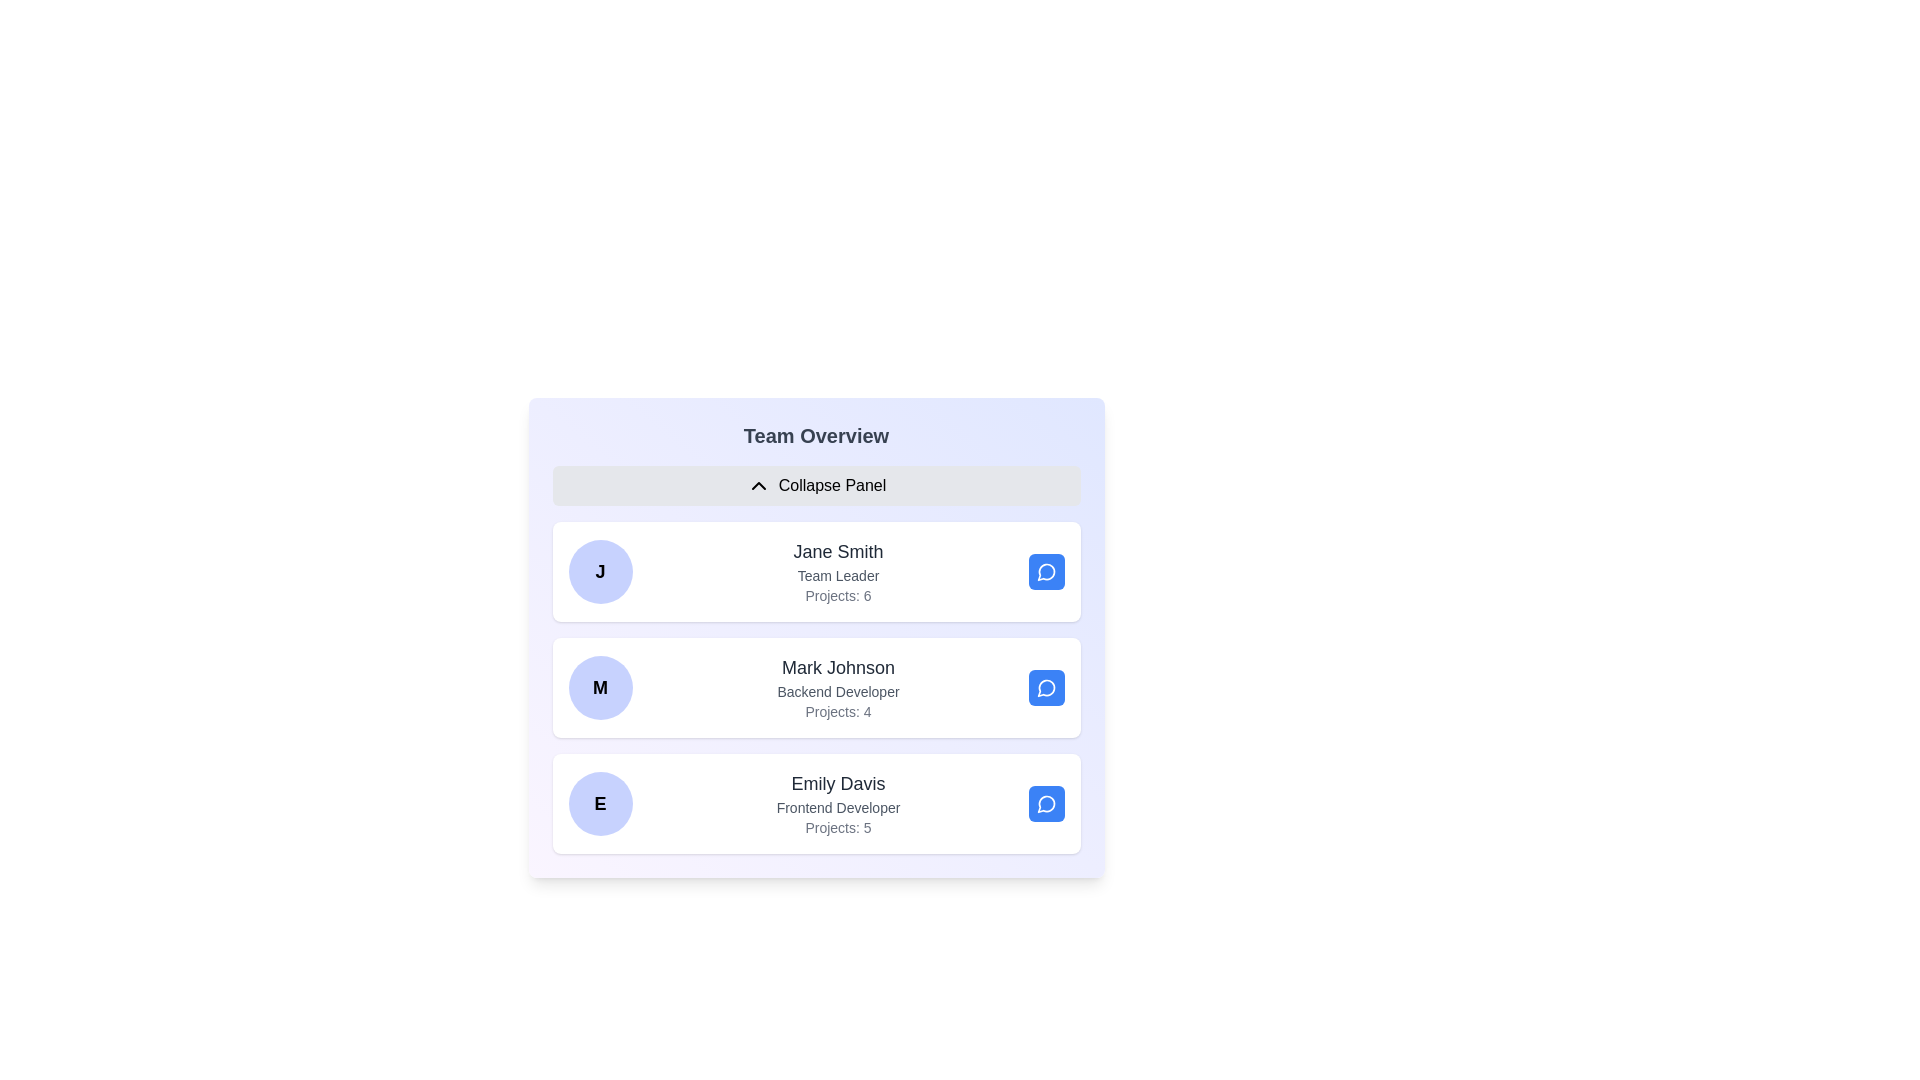 The width and height of the screenshot is (1920, 1080). I want to click on the static text label displaying the number of projects ('6') associated with 'Jane Smith', located below the 'Team Leader' designation in the 'Team Overview' section, so click(838, 595).